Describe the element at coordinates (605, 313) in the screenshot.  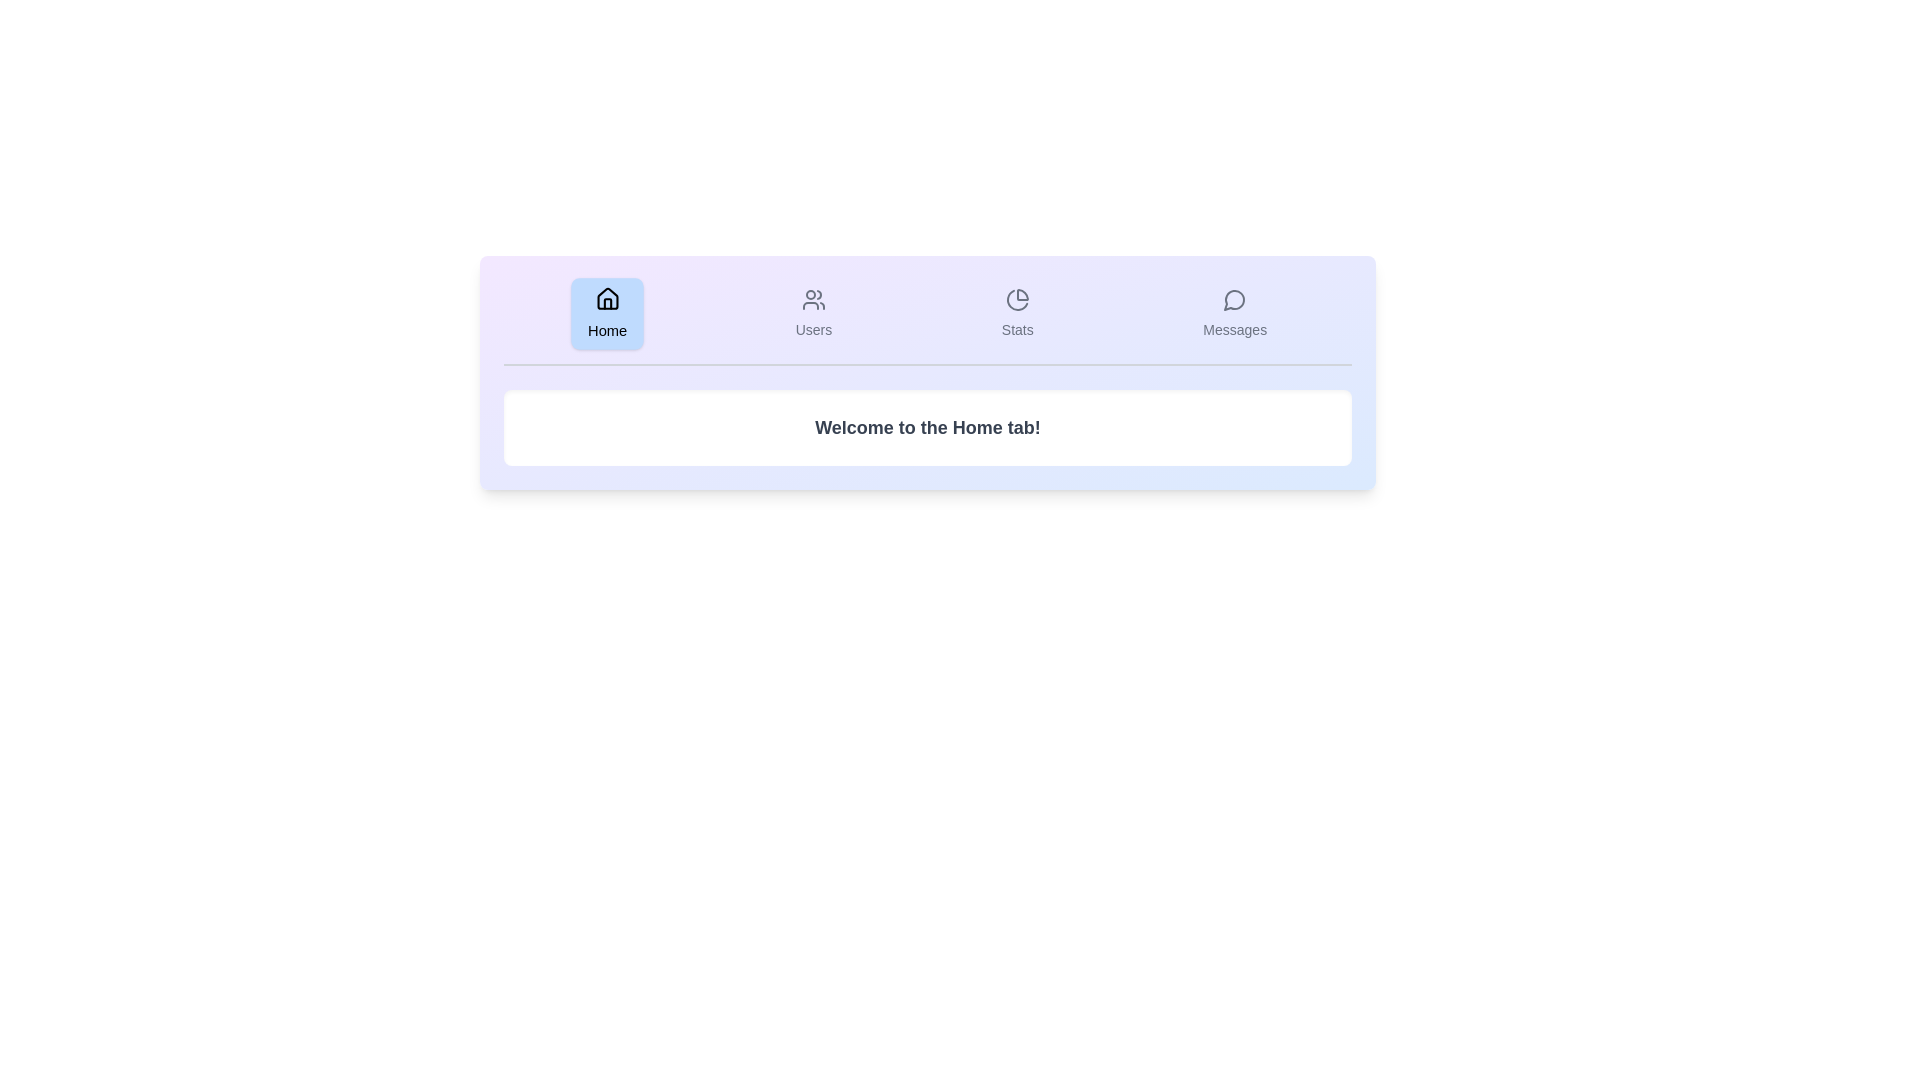
I see `the view corresponding to the tab Home` at that location.